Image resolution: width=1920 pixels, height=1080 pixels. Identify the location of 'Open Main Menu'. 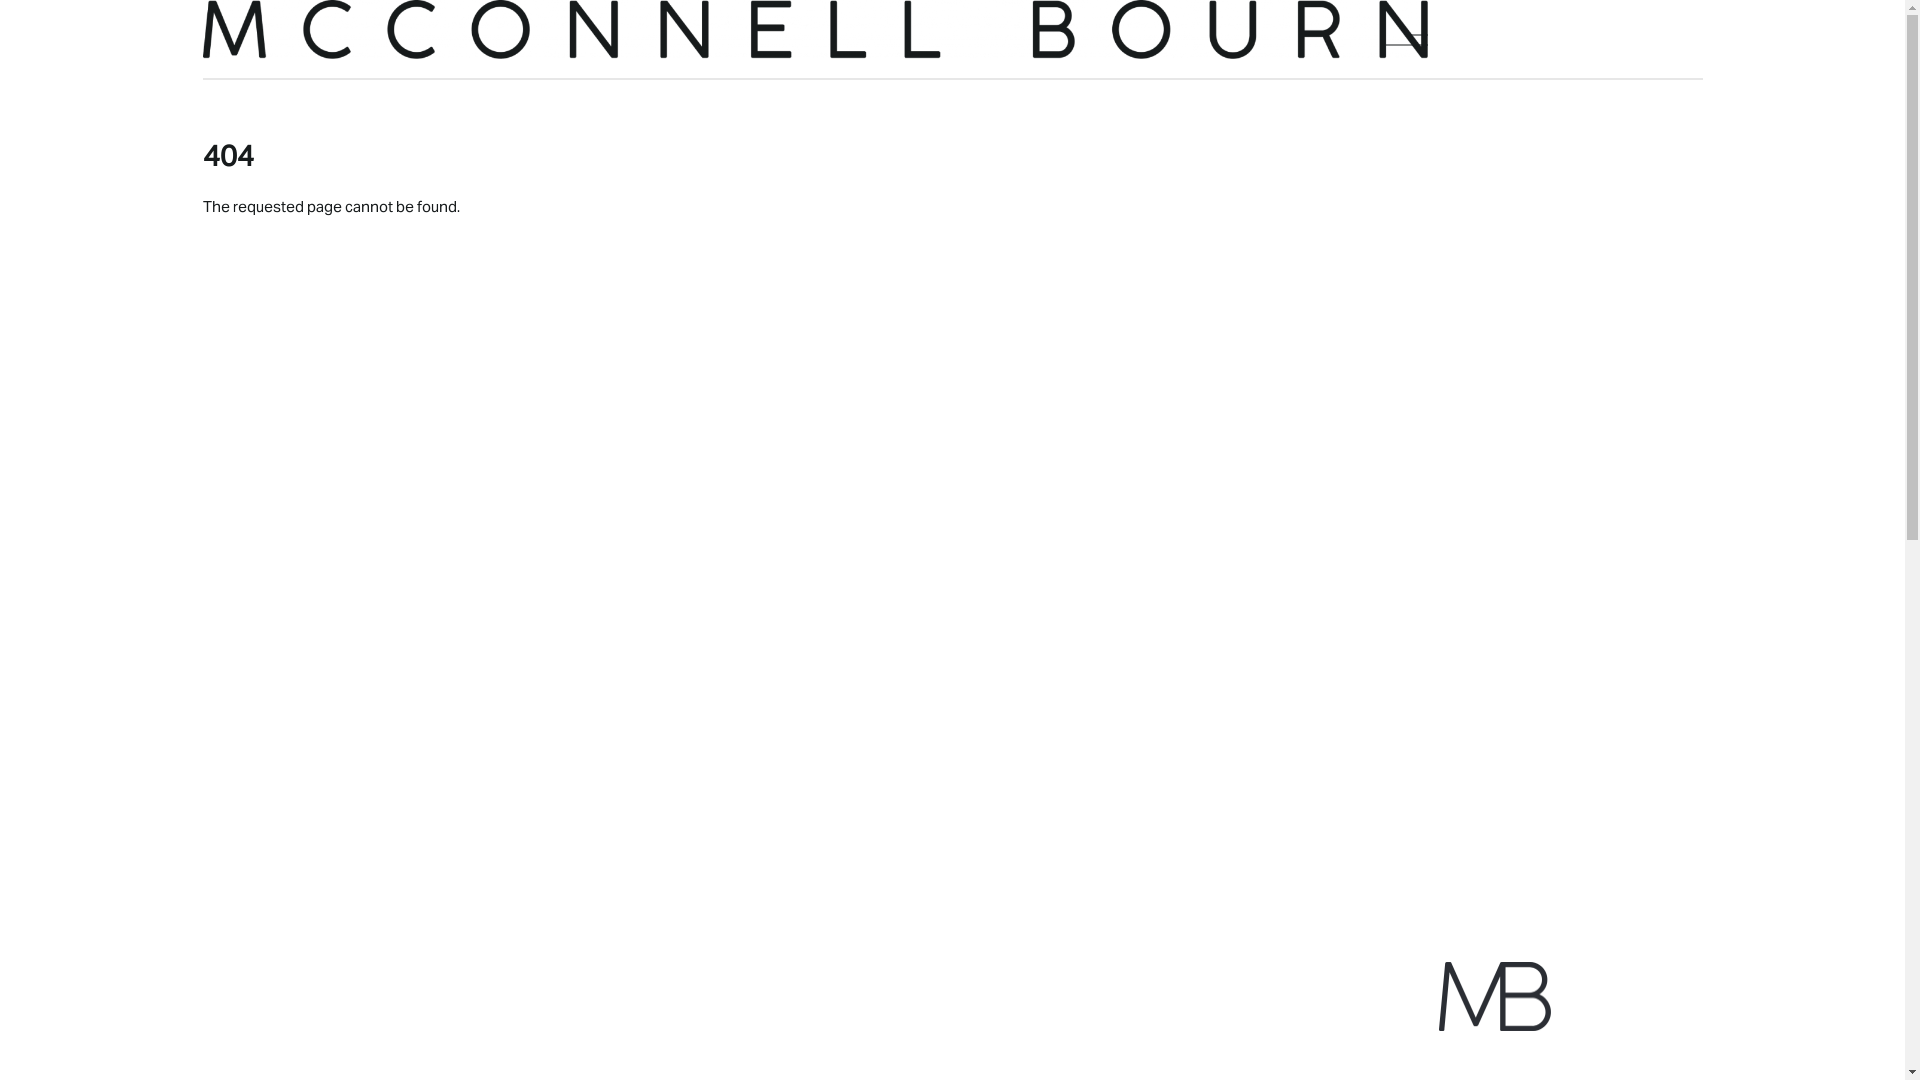
(1405, 39).